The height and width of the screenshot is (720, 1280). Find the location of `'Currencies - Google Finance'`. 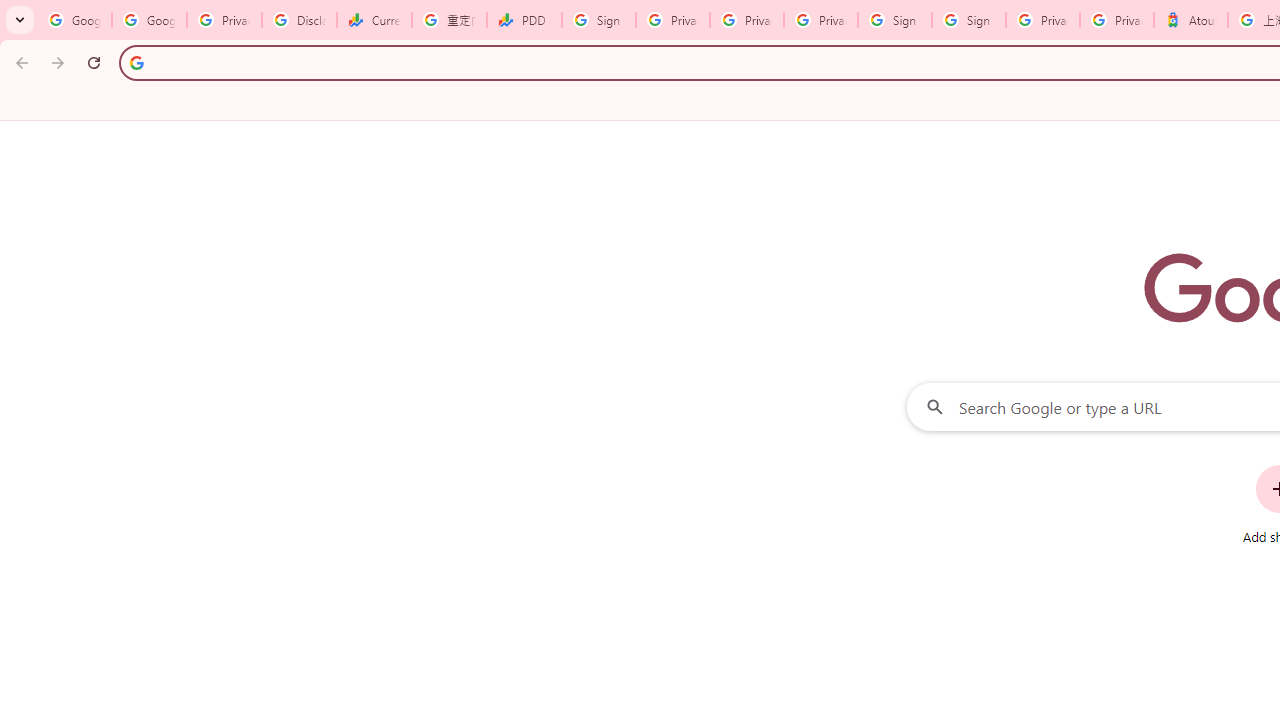

'Currencies - Google Finance' is located at coordinates (374, 20).